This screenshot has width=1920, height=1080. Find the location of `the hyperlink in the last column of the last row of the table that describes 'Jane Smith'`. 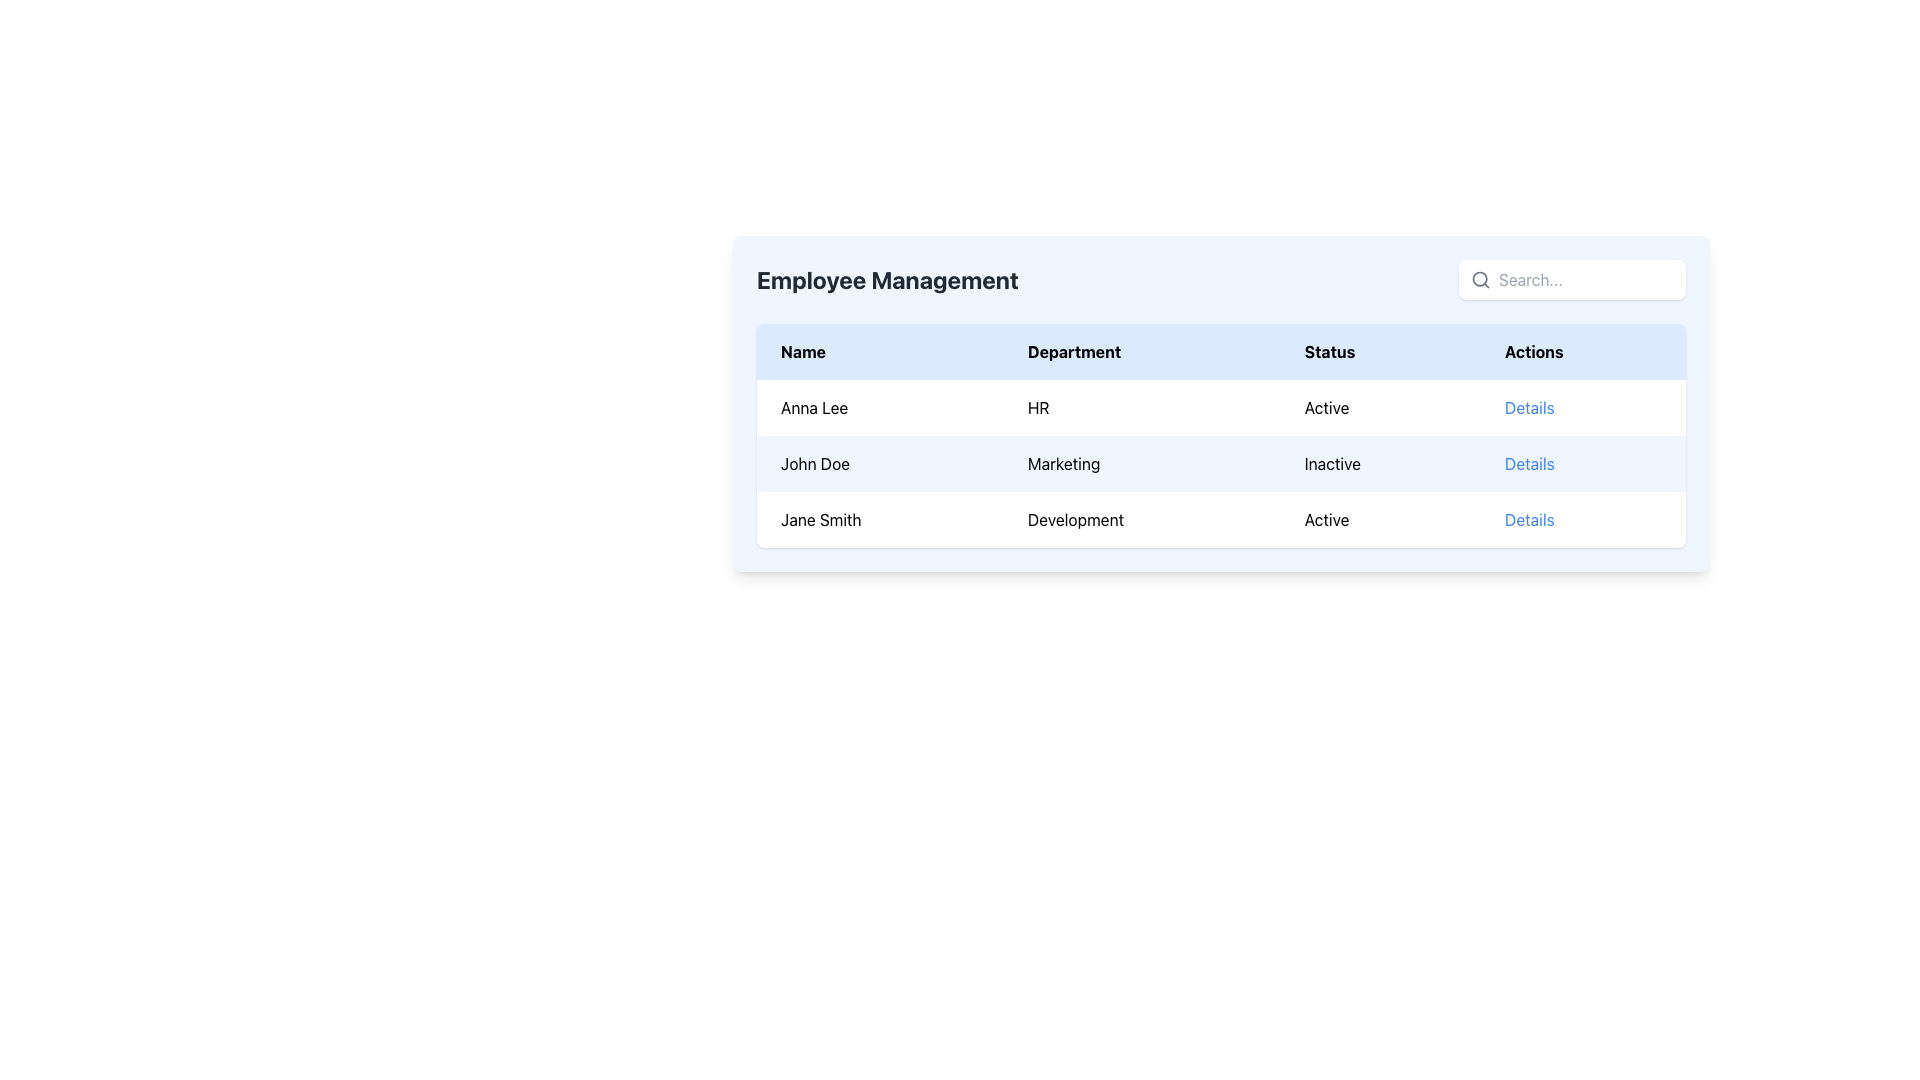

the hyperlink in the last column of the last row of the table that describes 'Jane Smith' is located at coordinates (1582, 519).